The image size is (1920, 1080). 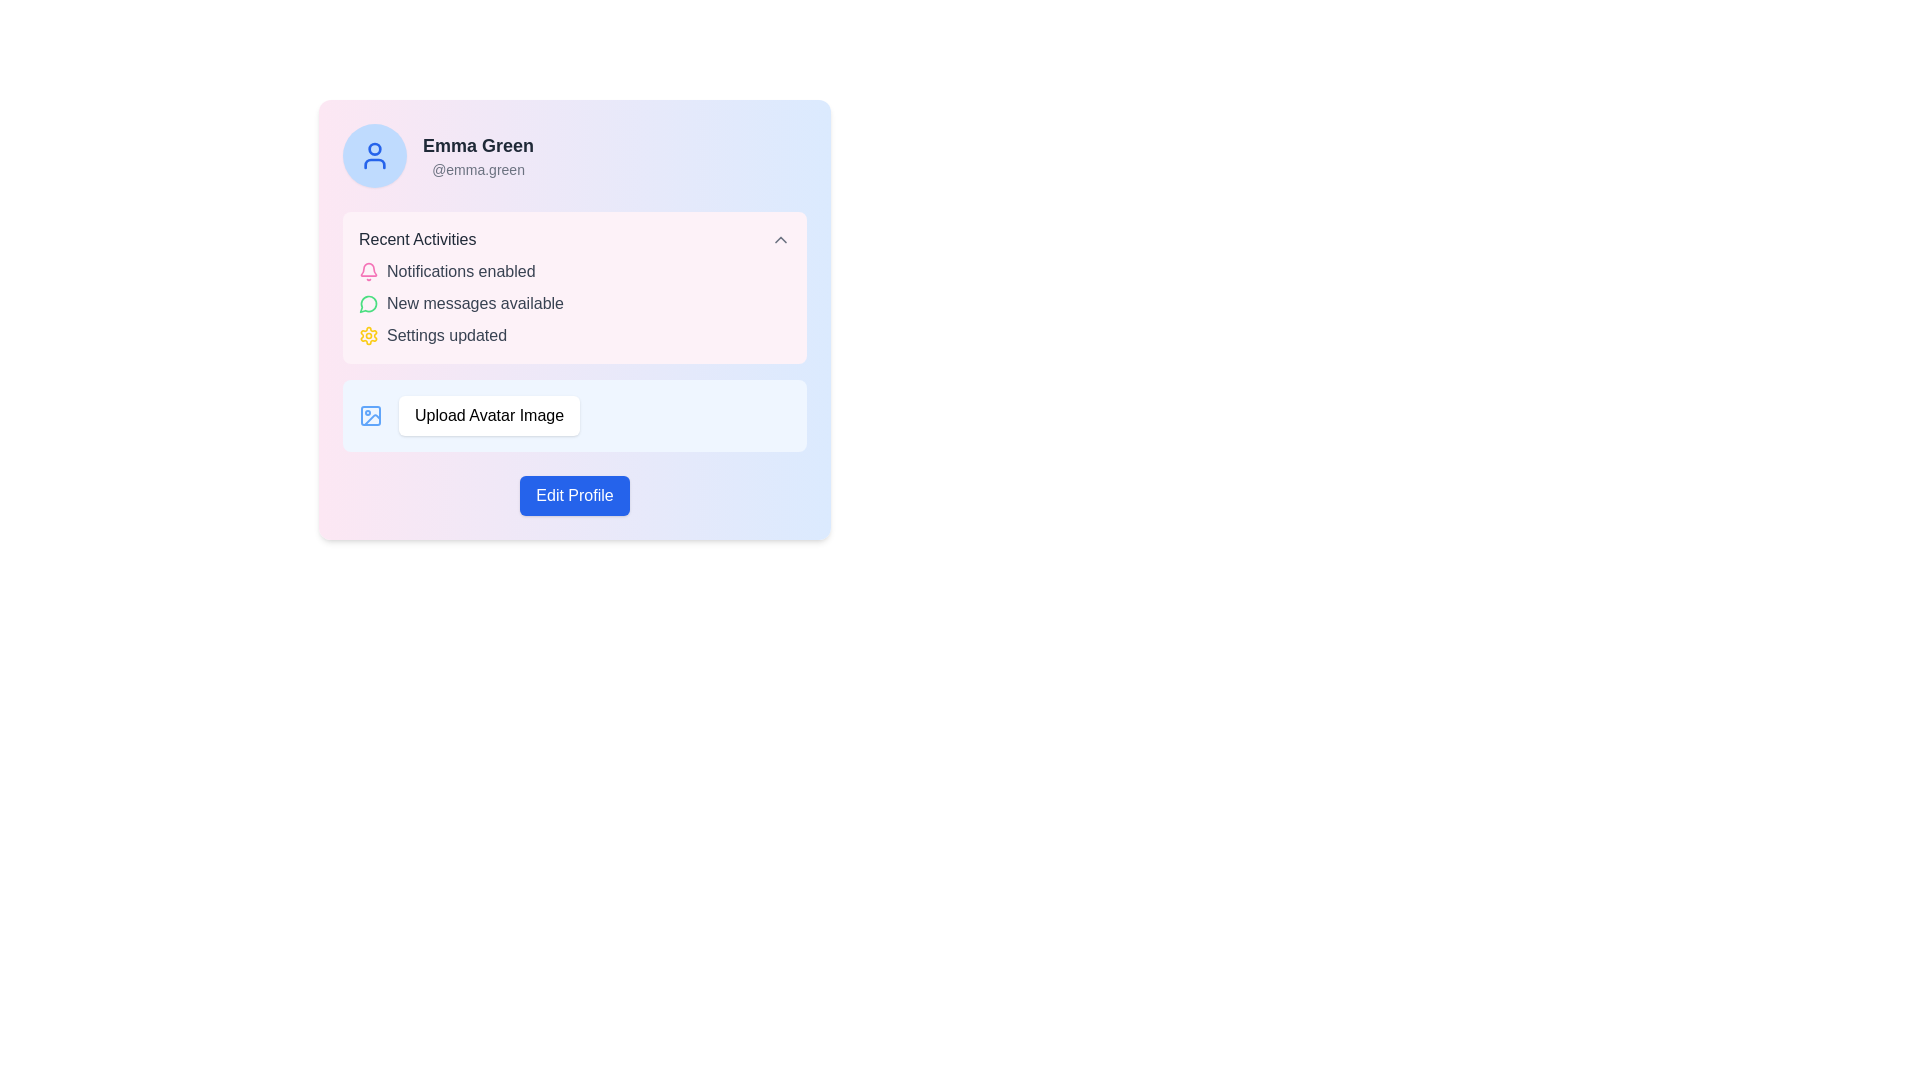 I want to click on the Text Label displaying 'New messages available' in the pink notification area, which is aligned with a green notification icon on its left, so click(x=474, y=304).